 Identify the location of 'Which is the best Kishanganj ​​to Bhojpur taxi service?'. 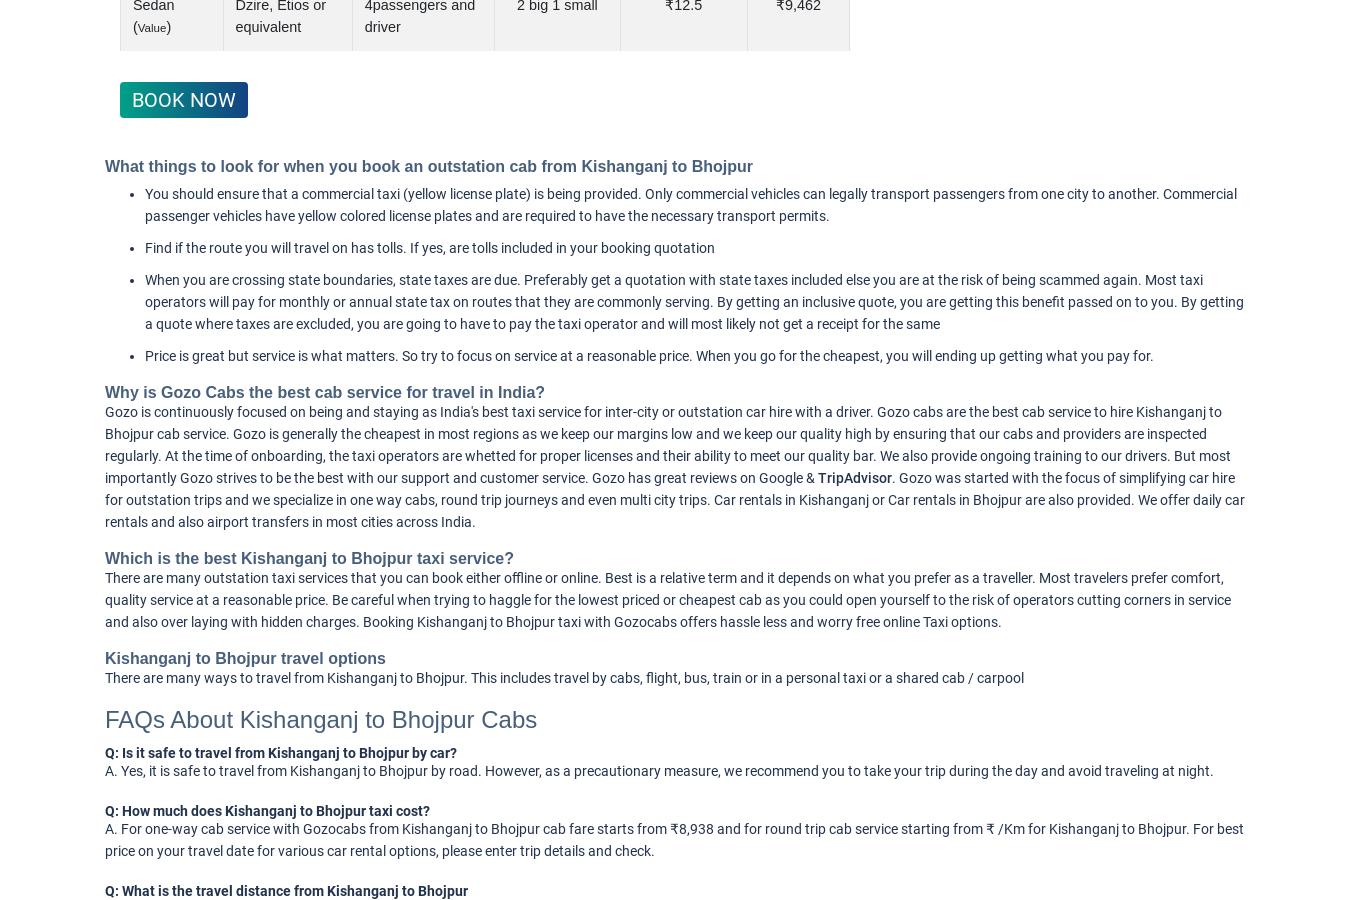
(308, 557).